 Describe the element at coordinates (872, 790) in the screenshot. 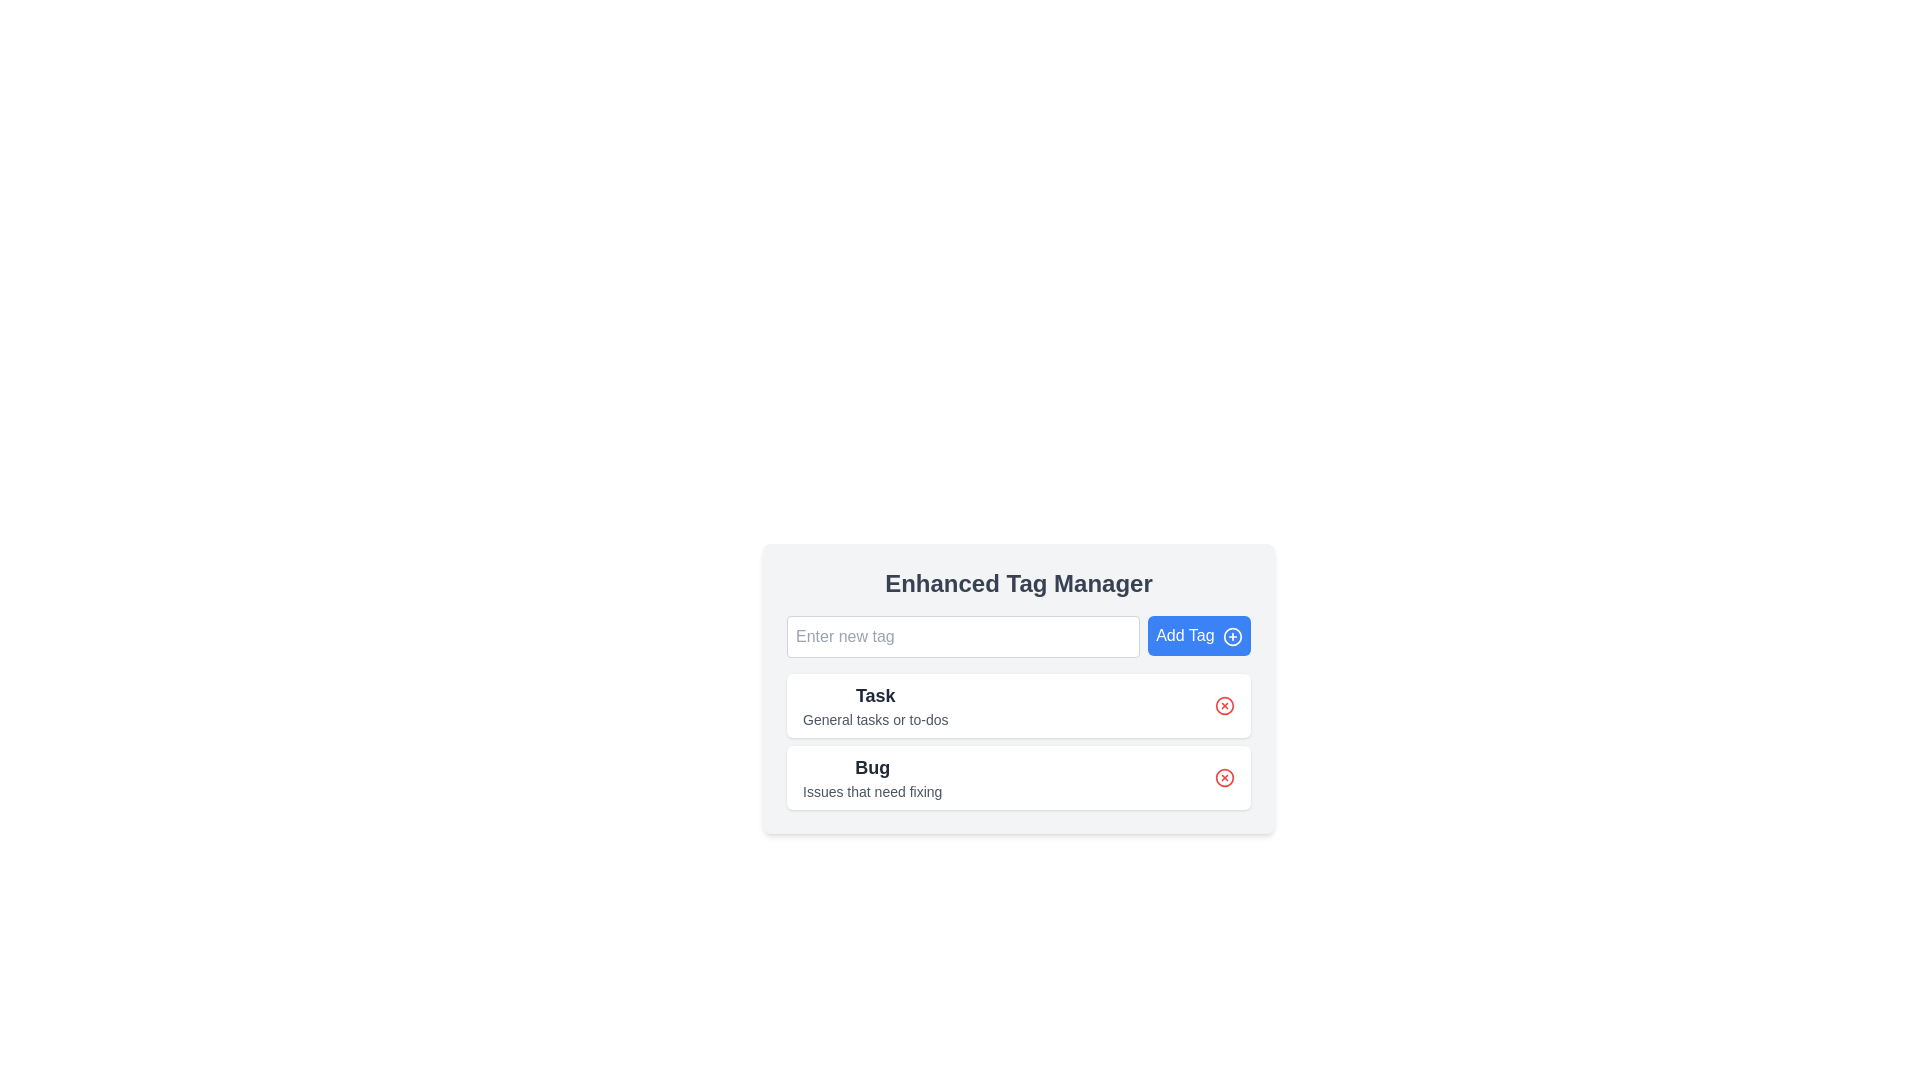

I see `the text label styled with gray color that reads 'Issues that need fixing', located below the bolded title 'Bug' in the lower-right quadrant of the interface` at that location.